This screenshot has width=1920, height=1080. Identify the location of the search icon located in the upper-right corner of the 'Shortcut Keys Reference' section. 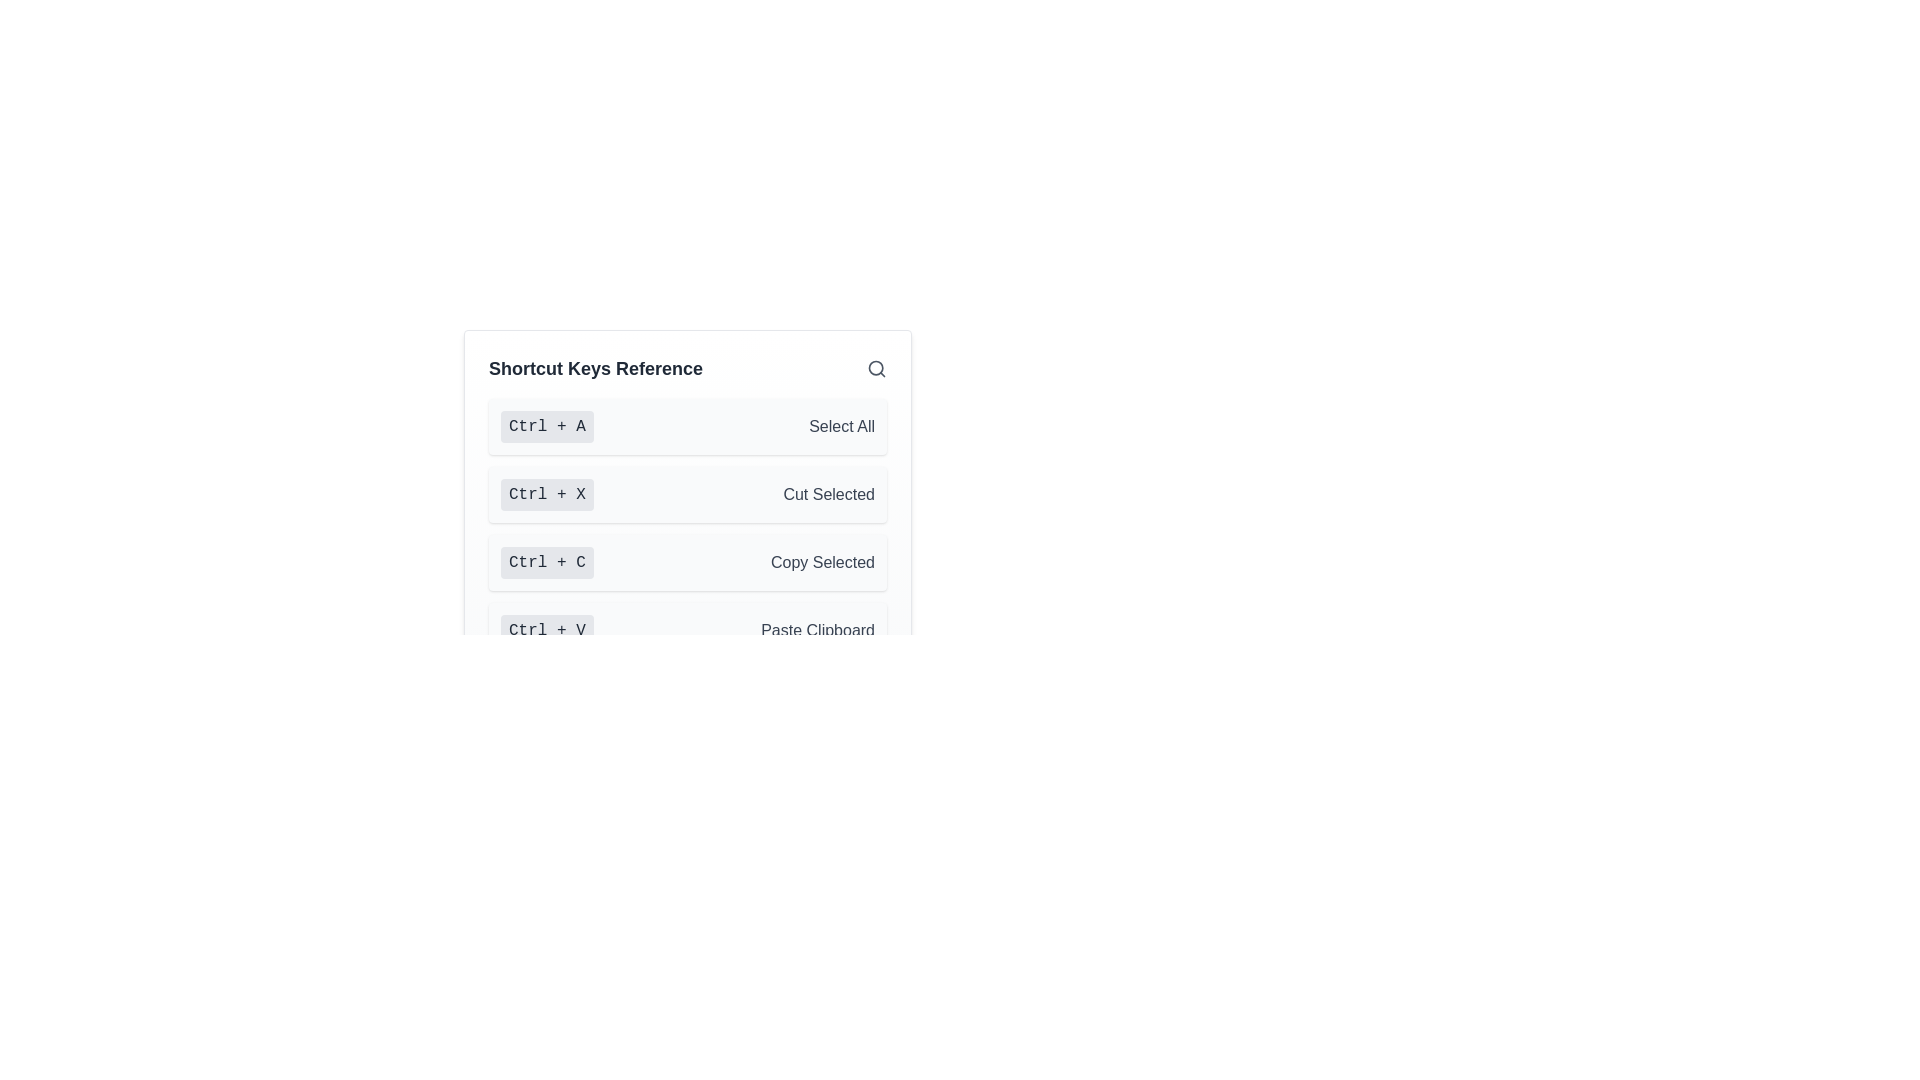
(877, 369).